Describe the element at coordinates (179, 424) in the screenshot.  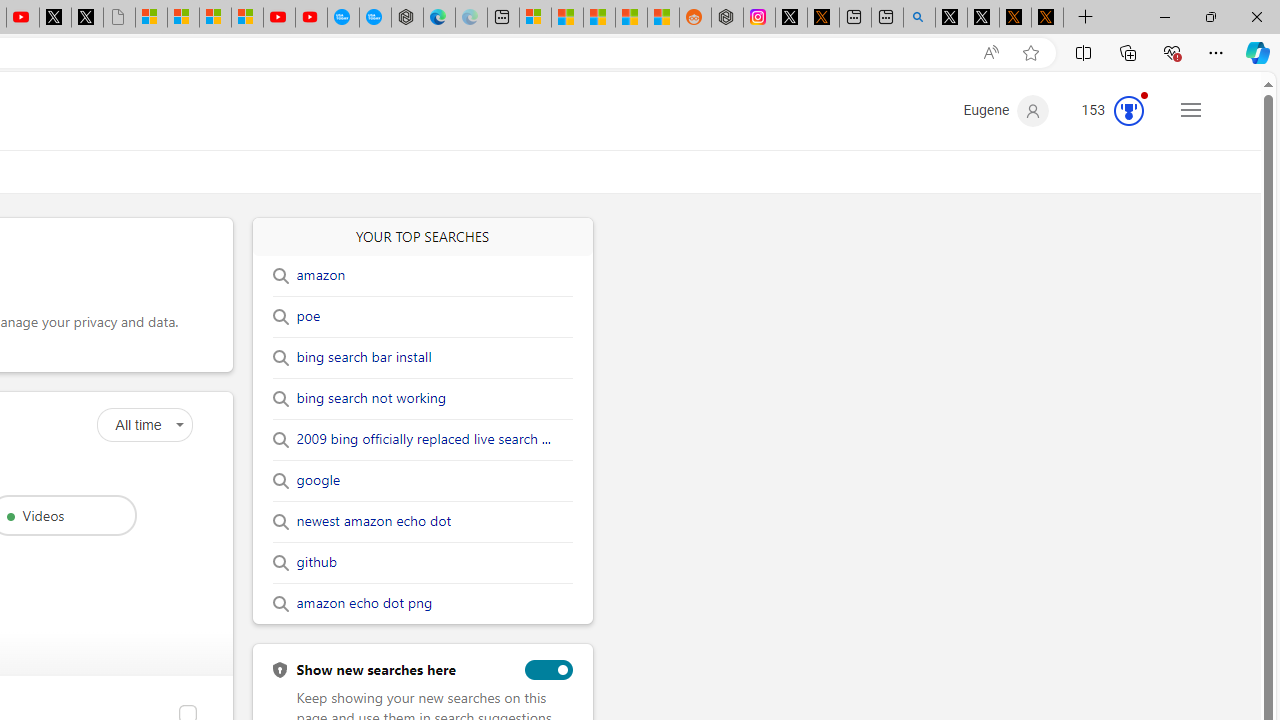
I see `'Class: dropdown__chevron'` at that location.